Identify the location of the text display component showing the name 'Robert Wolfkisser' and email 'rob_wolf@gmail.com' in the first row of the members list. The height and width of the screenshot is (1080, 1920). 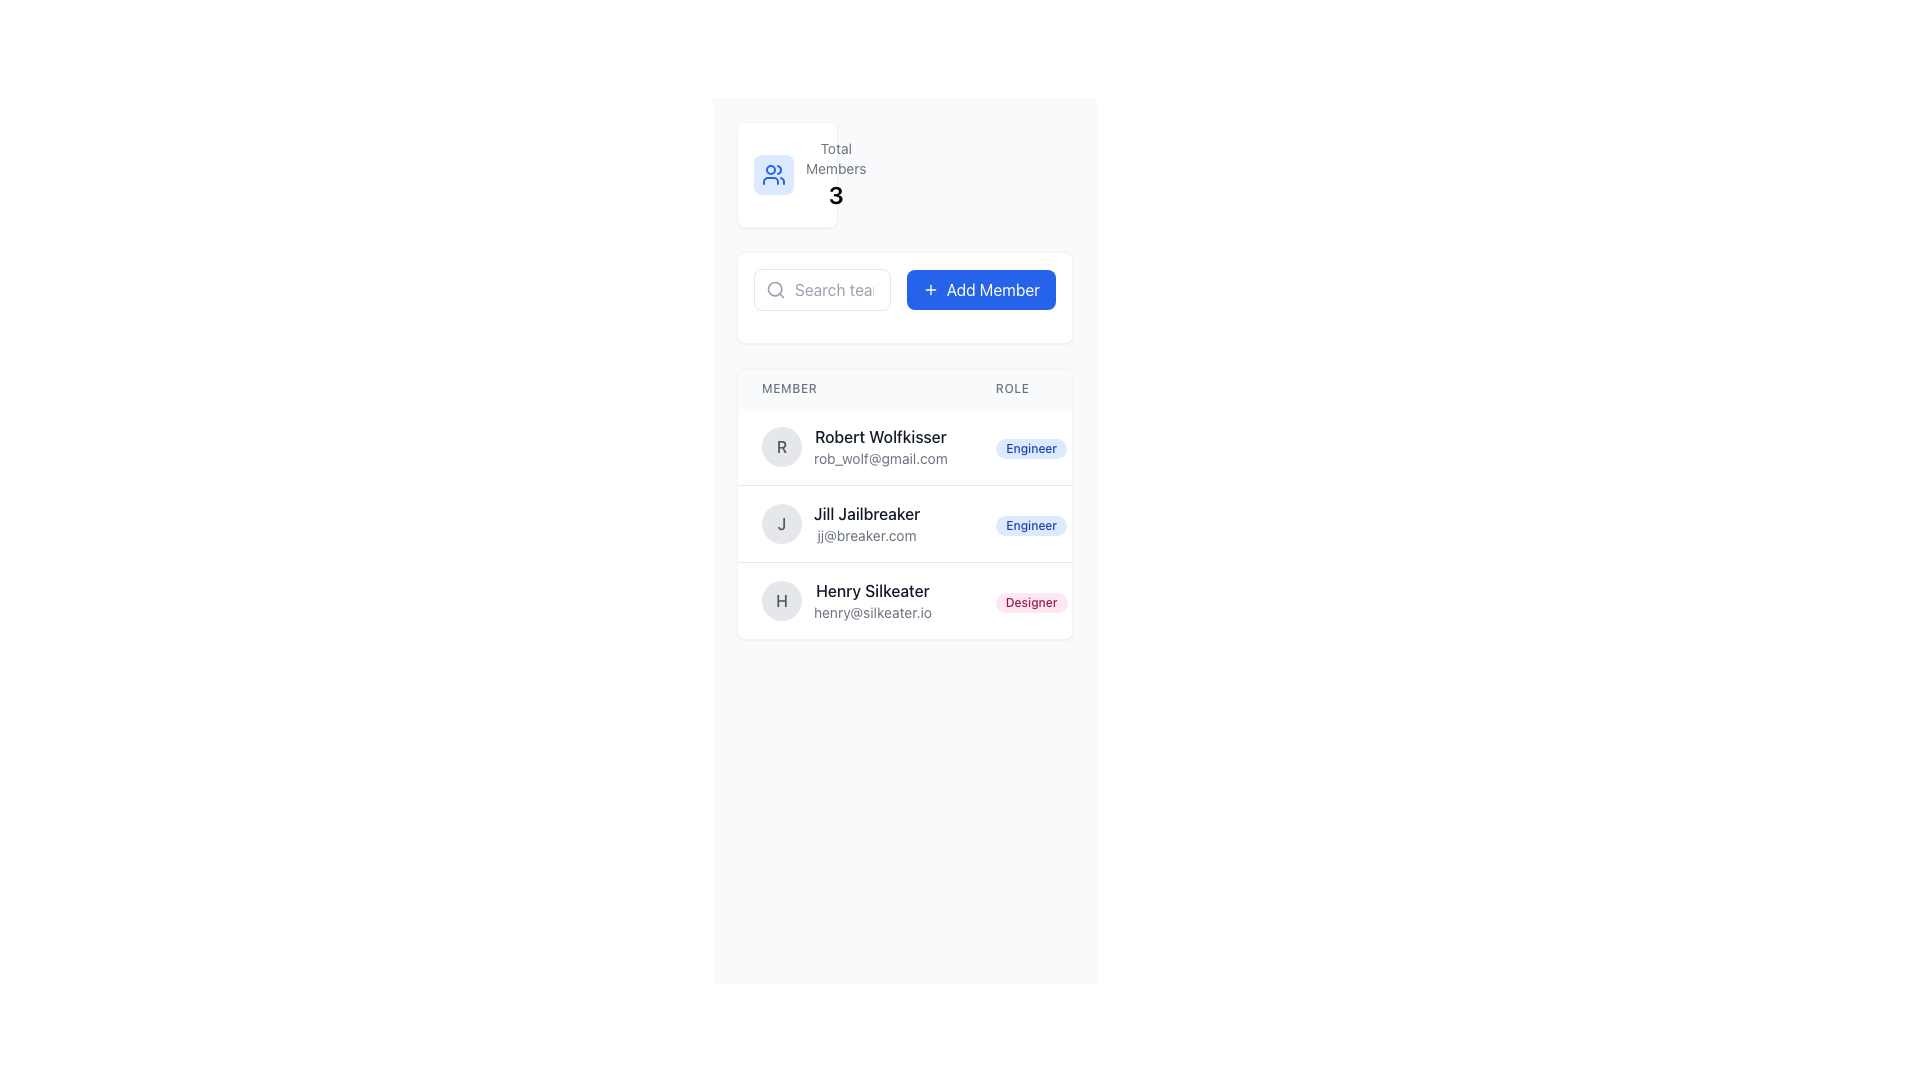
(880, 446).